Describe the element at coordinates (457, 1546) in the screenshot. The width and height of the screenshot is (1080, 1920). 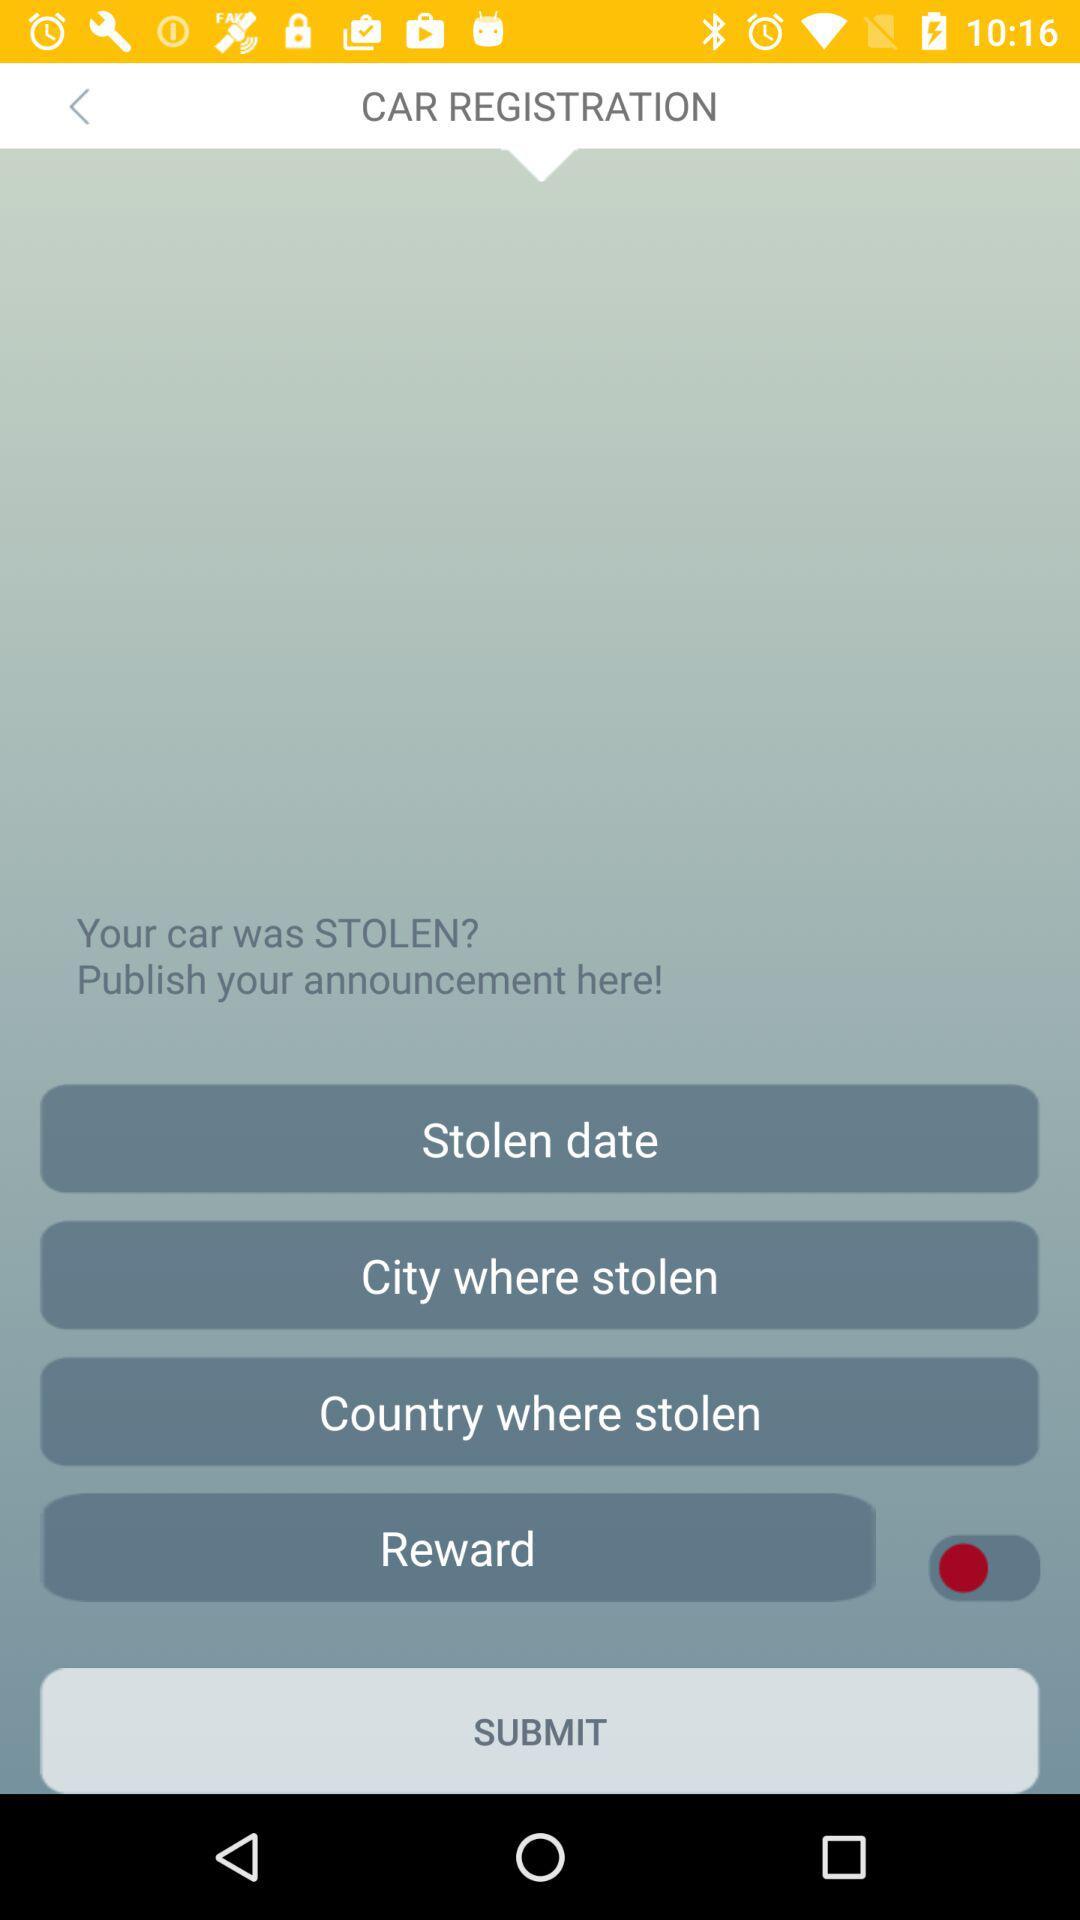
I see `offer reward` at that location.